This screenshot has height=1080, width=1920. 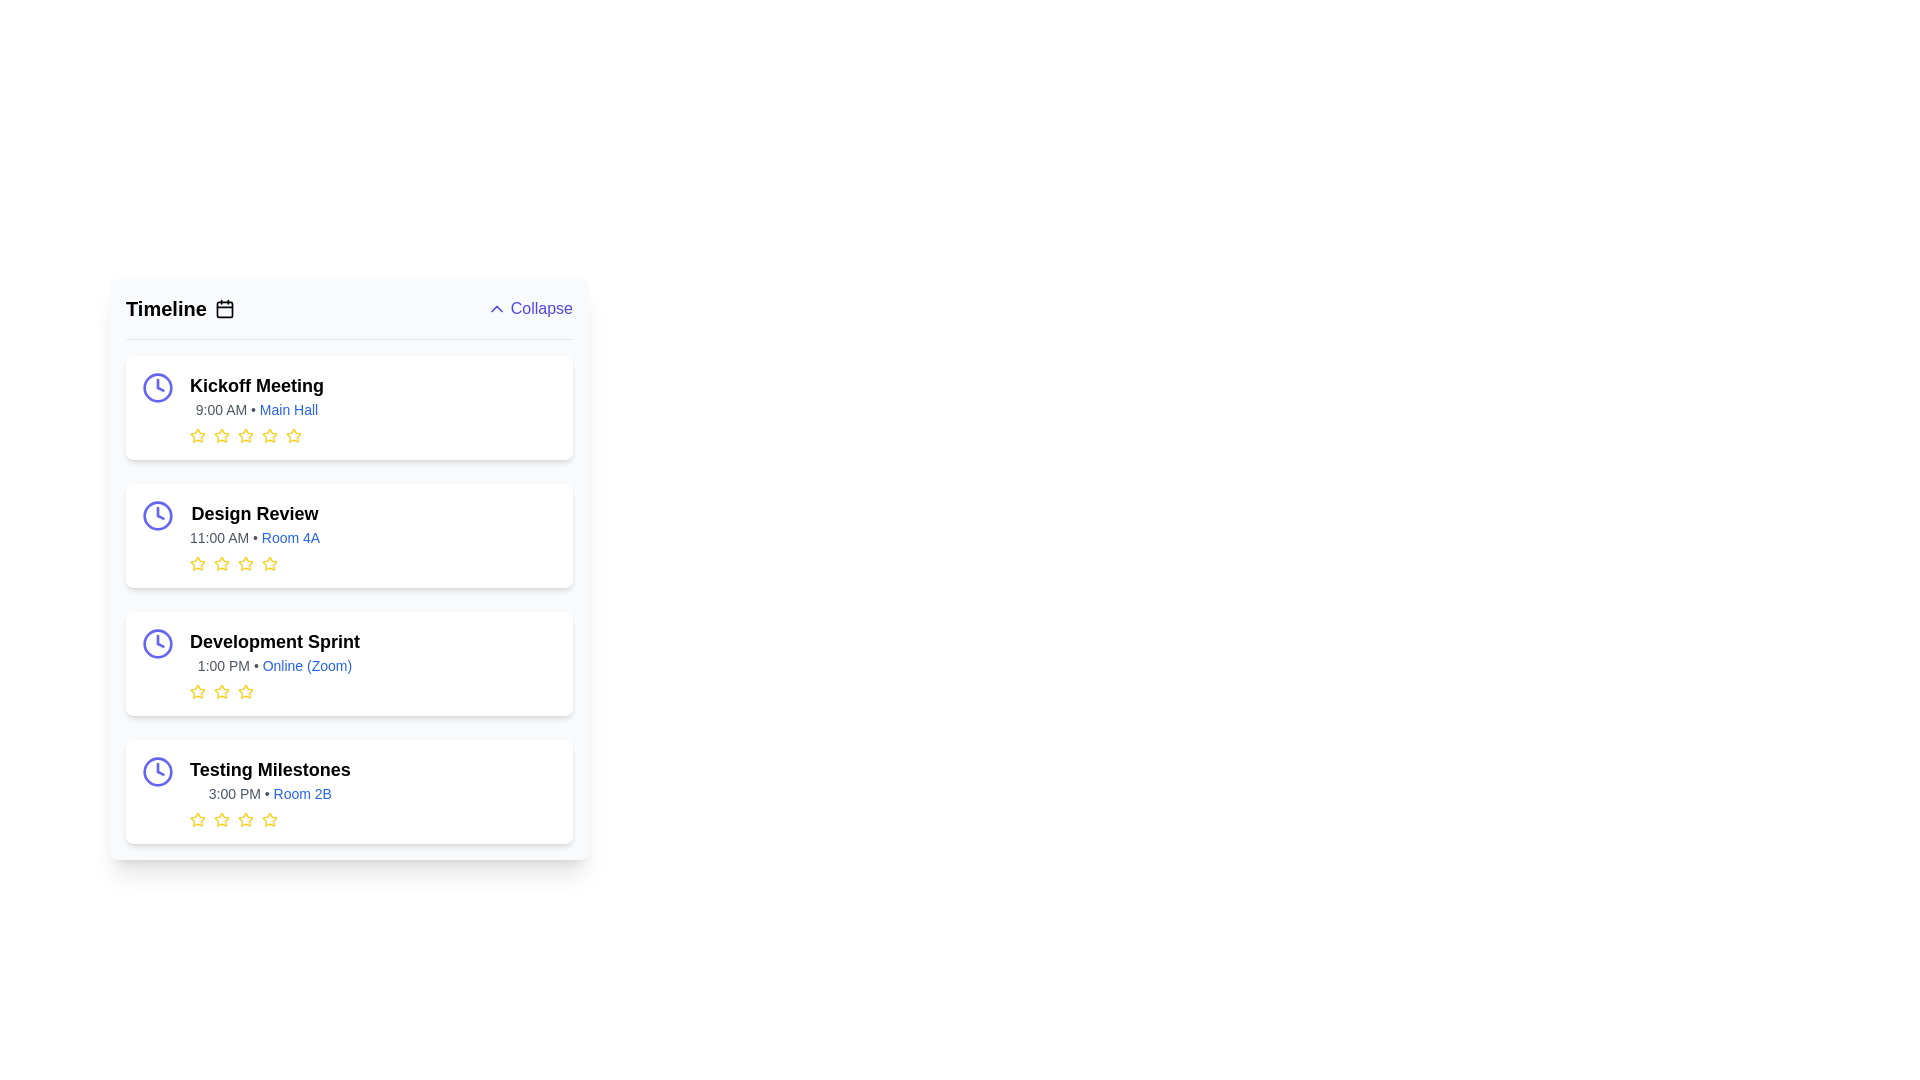 I want to click on the text label displaying '3:00 PM • Room 2B', which is styled in smaller font with gray and blue accents and located under the 'Testing Milestones' header, so click(x=269, y=793).